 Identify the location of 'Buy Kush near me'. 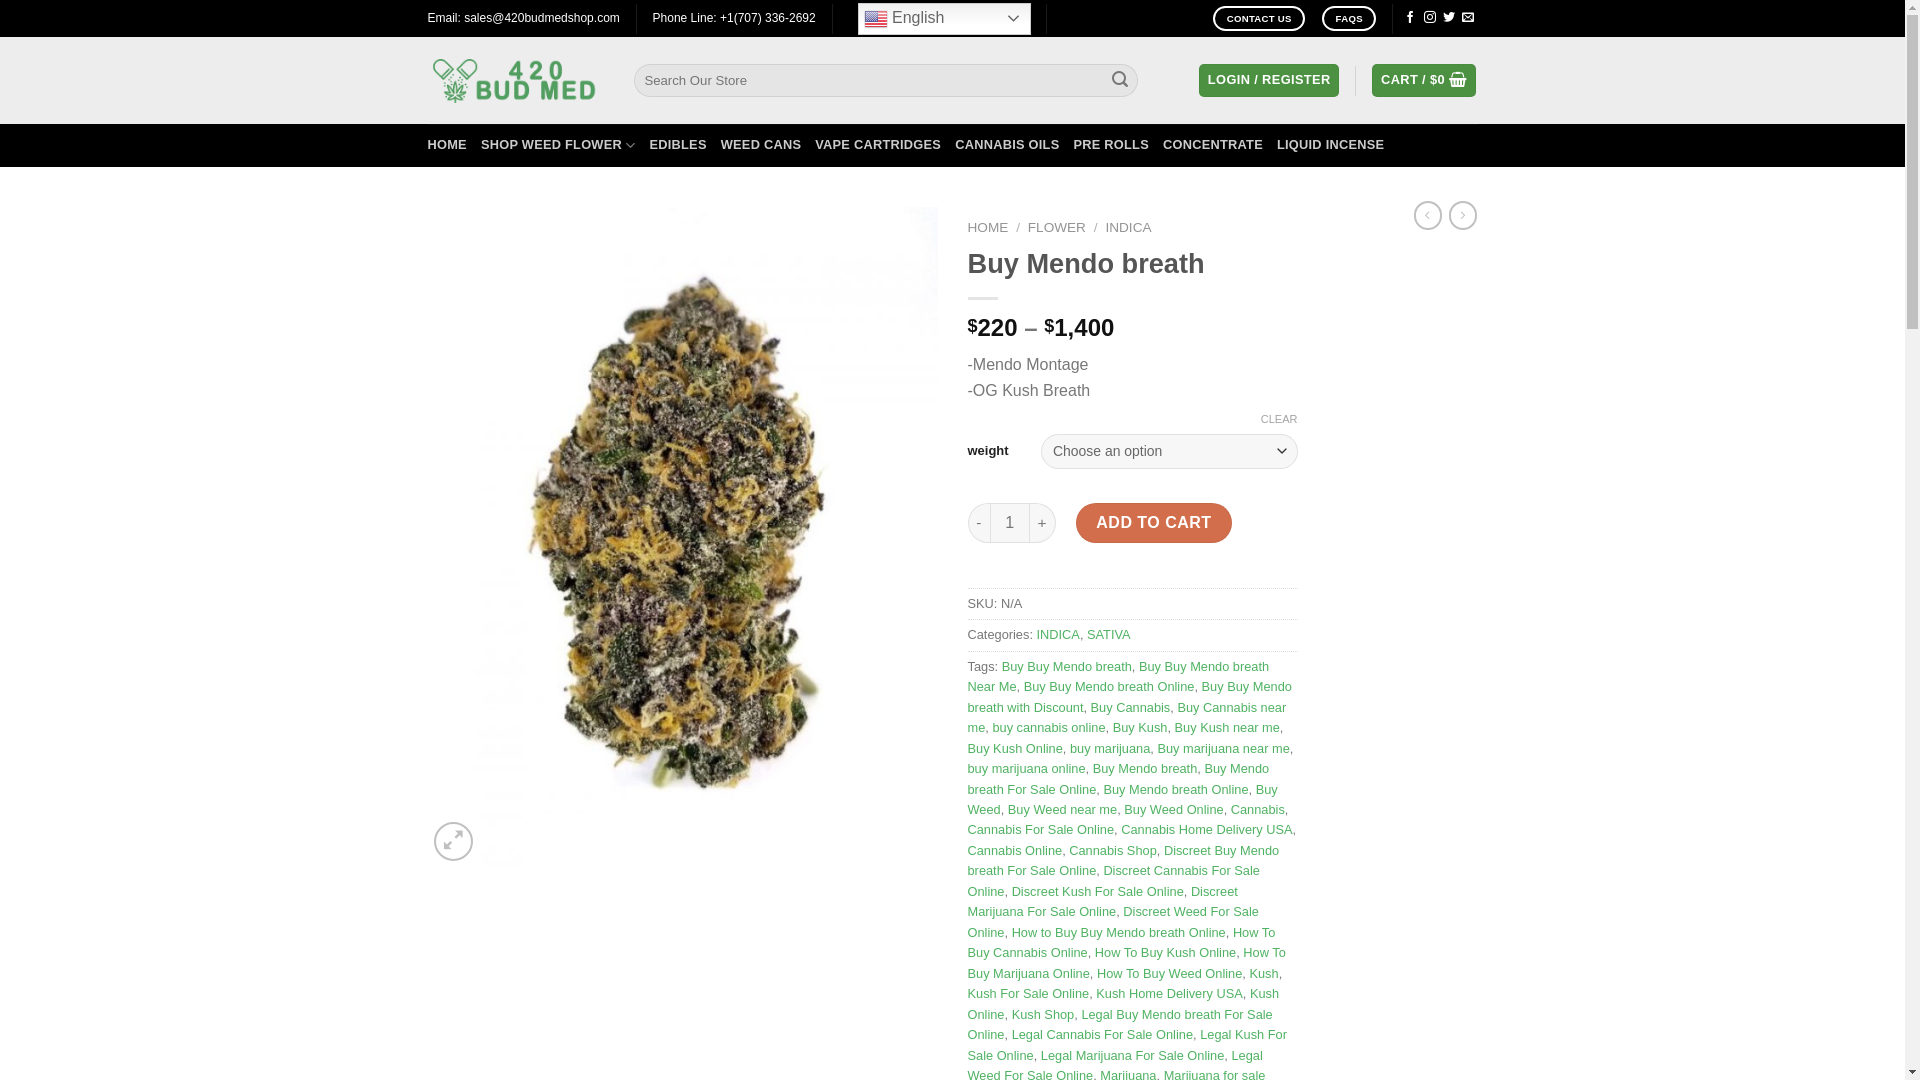
(1226, 727).